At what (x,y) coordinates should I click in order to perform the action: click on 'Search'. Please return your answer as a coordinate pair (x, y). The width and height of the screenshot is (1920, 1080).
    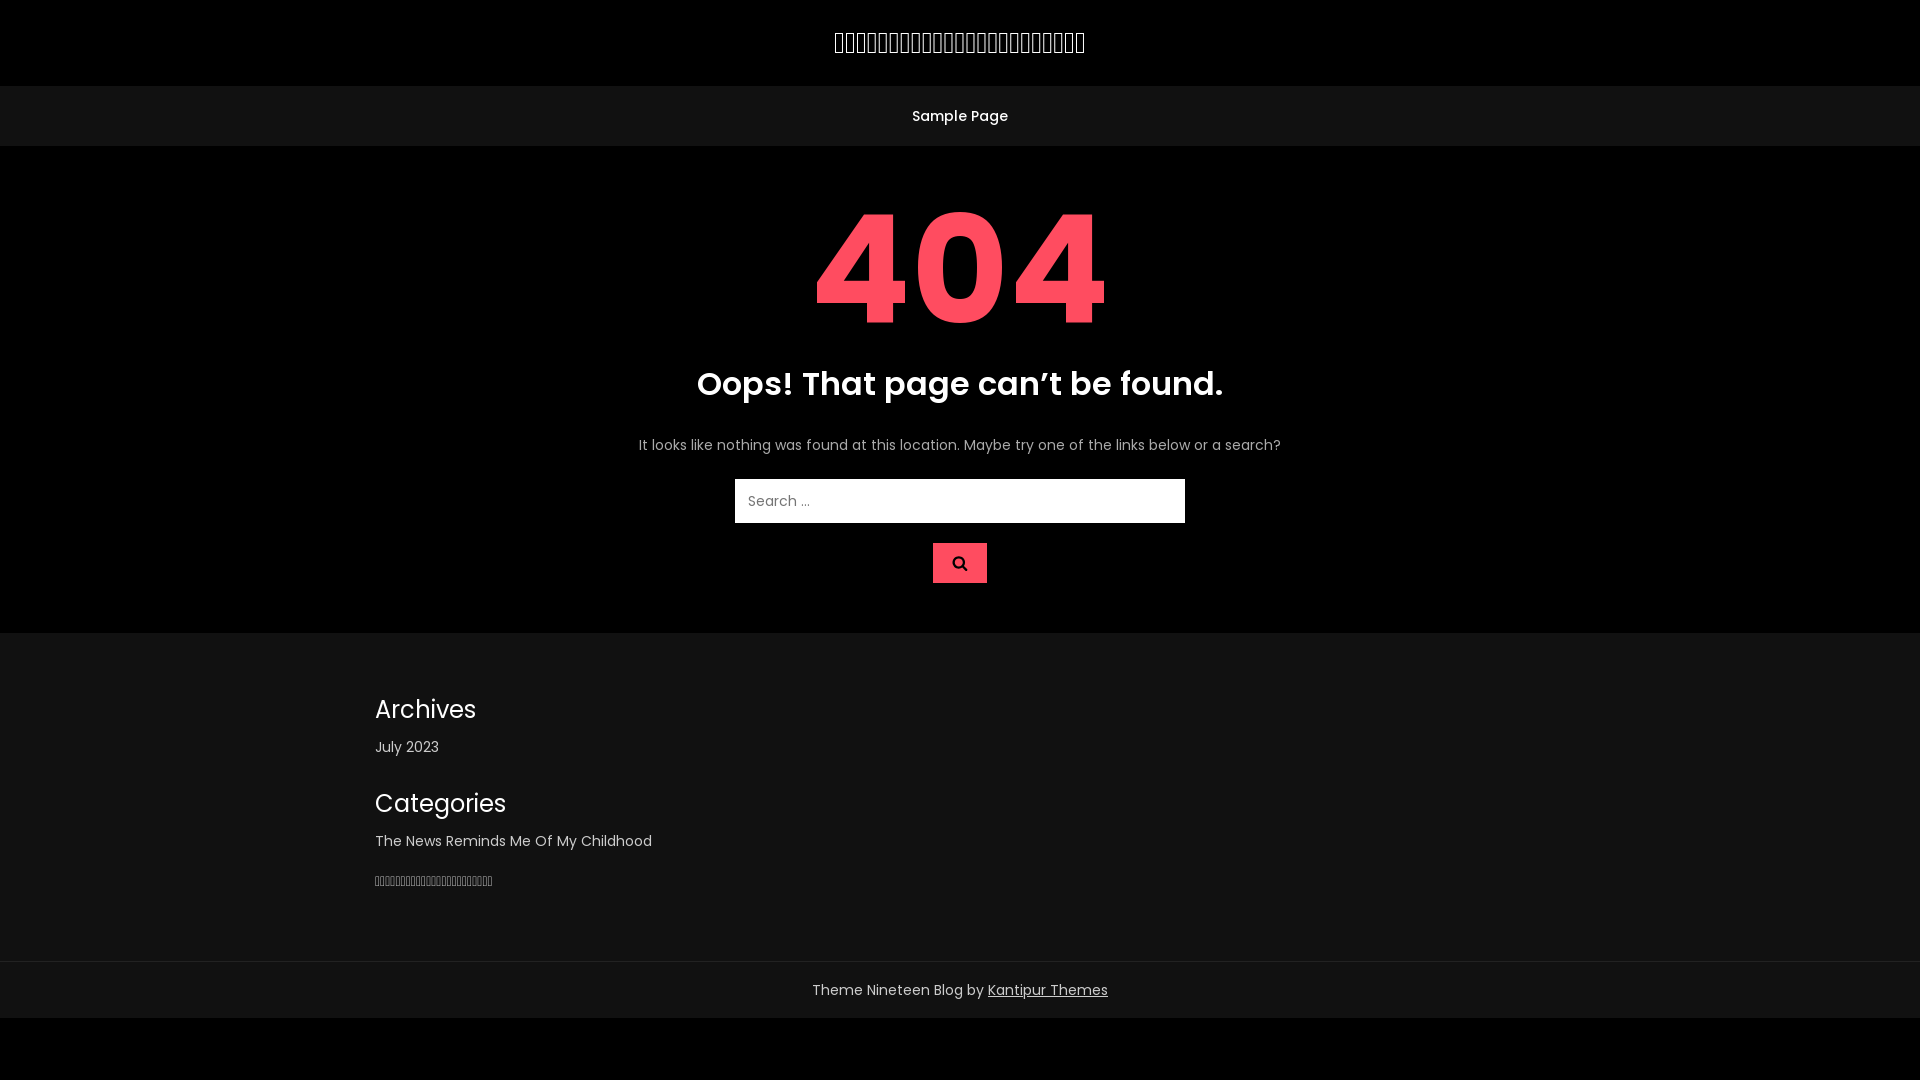
    Looking at the image, I should click on (960, 563).